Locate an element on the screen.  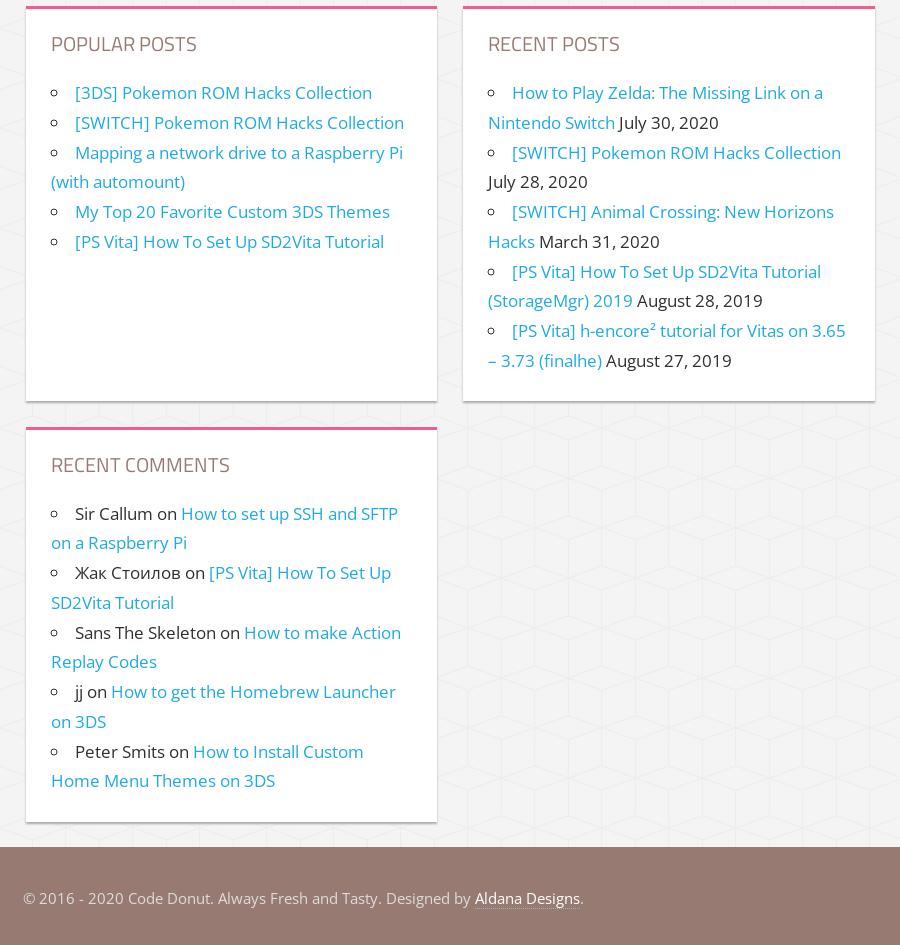
'How to Play Zelda: The Missing Link on a Nintendo Switch' is located at coordinates (655, 105).